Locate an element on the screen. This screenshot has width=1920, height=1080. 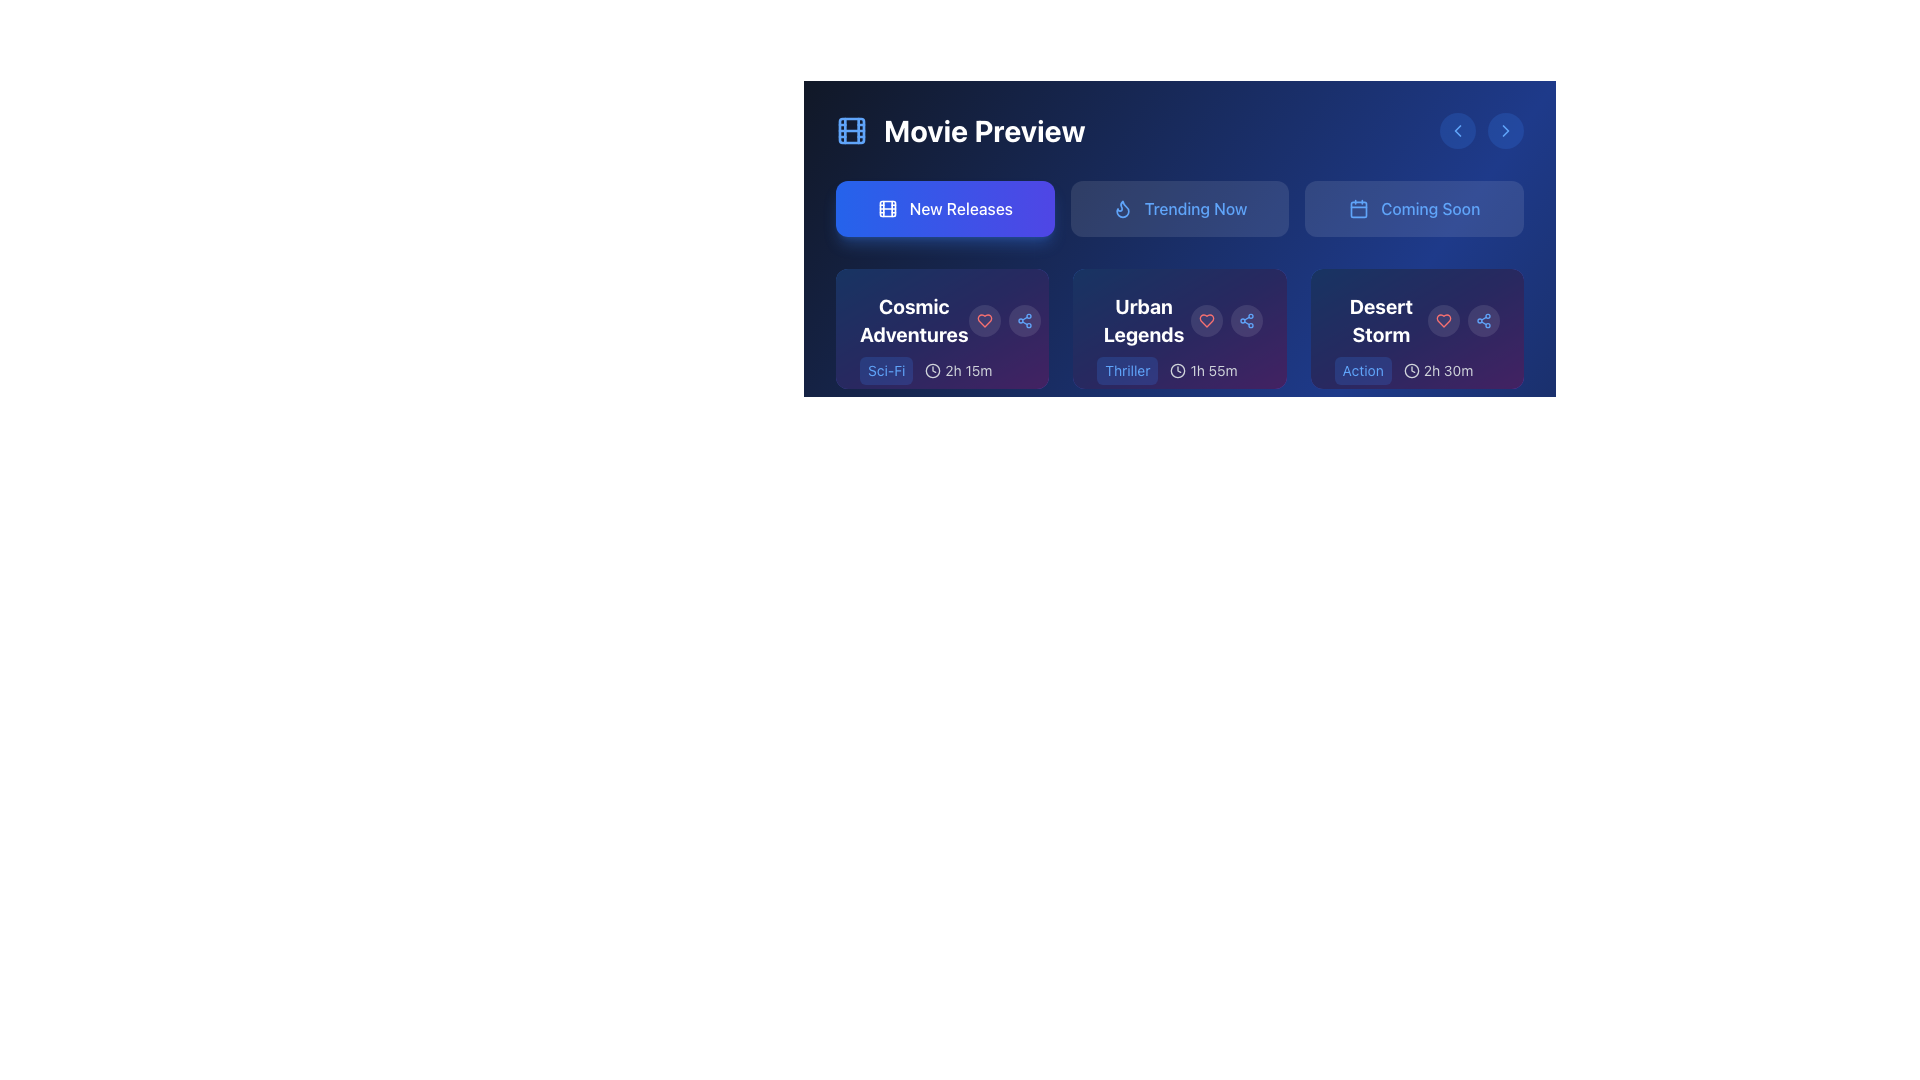
the clock icon located at the bottom-left section of the 'Cosmic Adventures' movie card, which features a circular outline and clock hands, positioned next to the duration label is located at coordinates (932, 370).